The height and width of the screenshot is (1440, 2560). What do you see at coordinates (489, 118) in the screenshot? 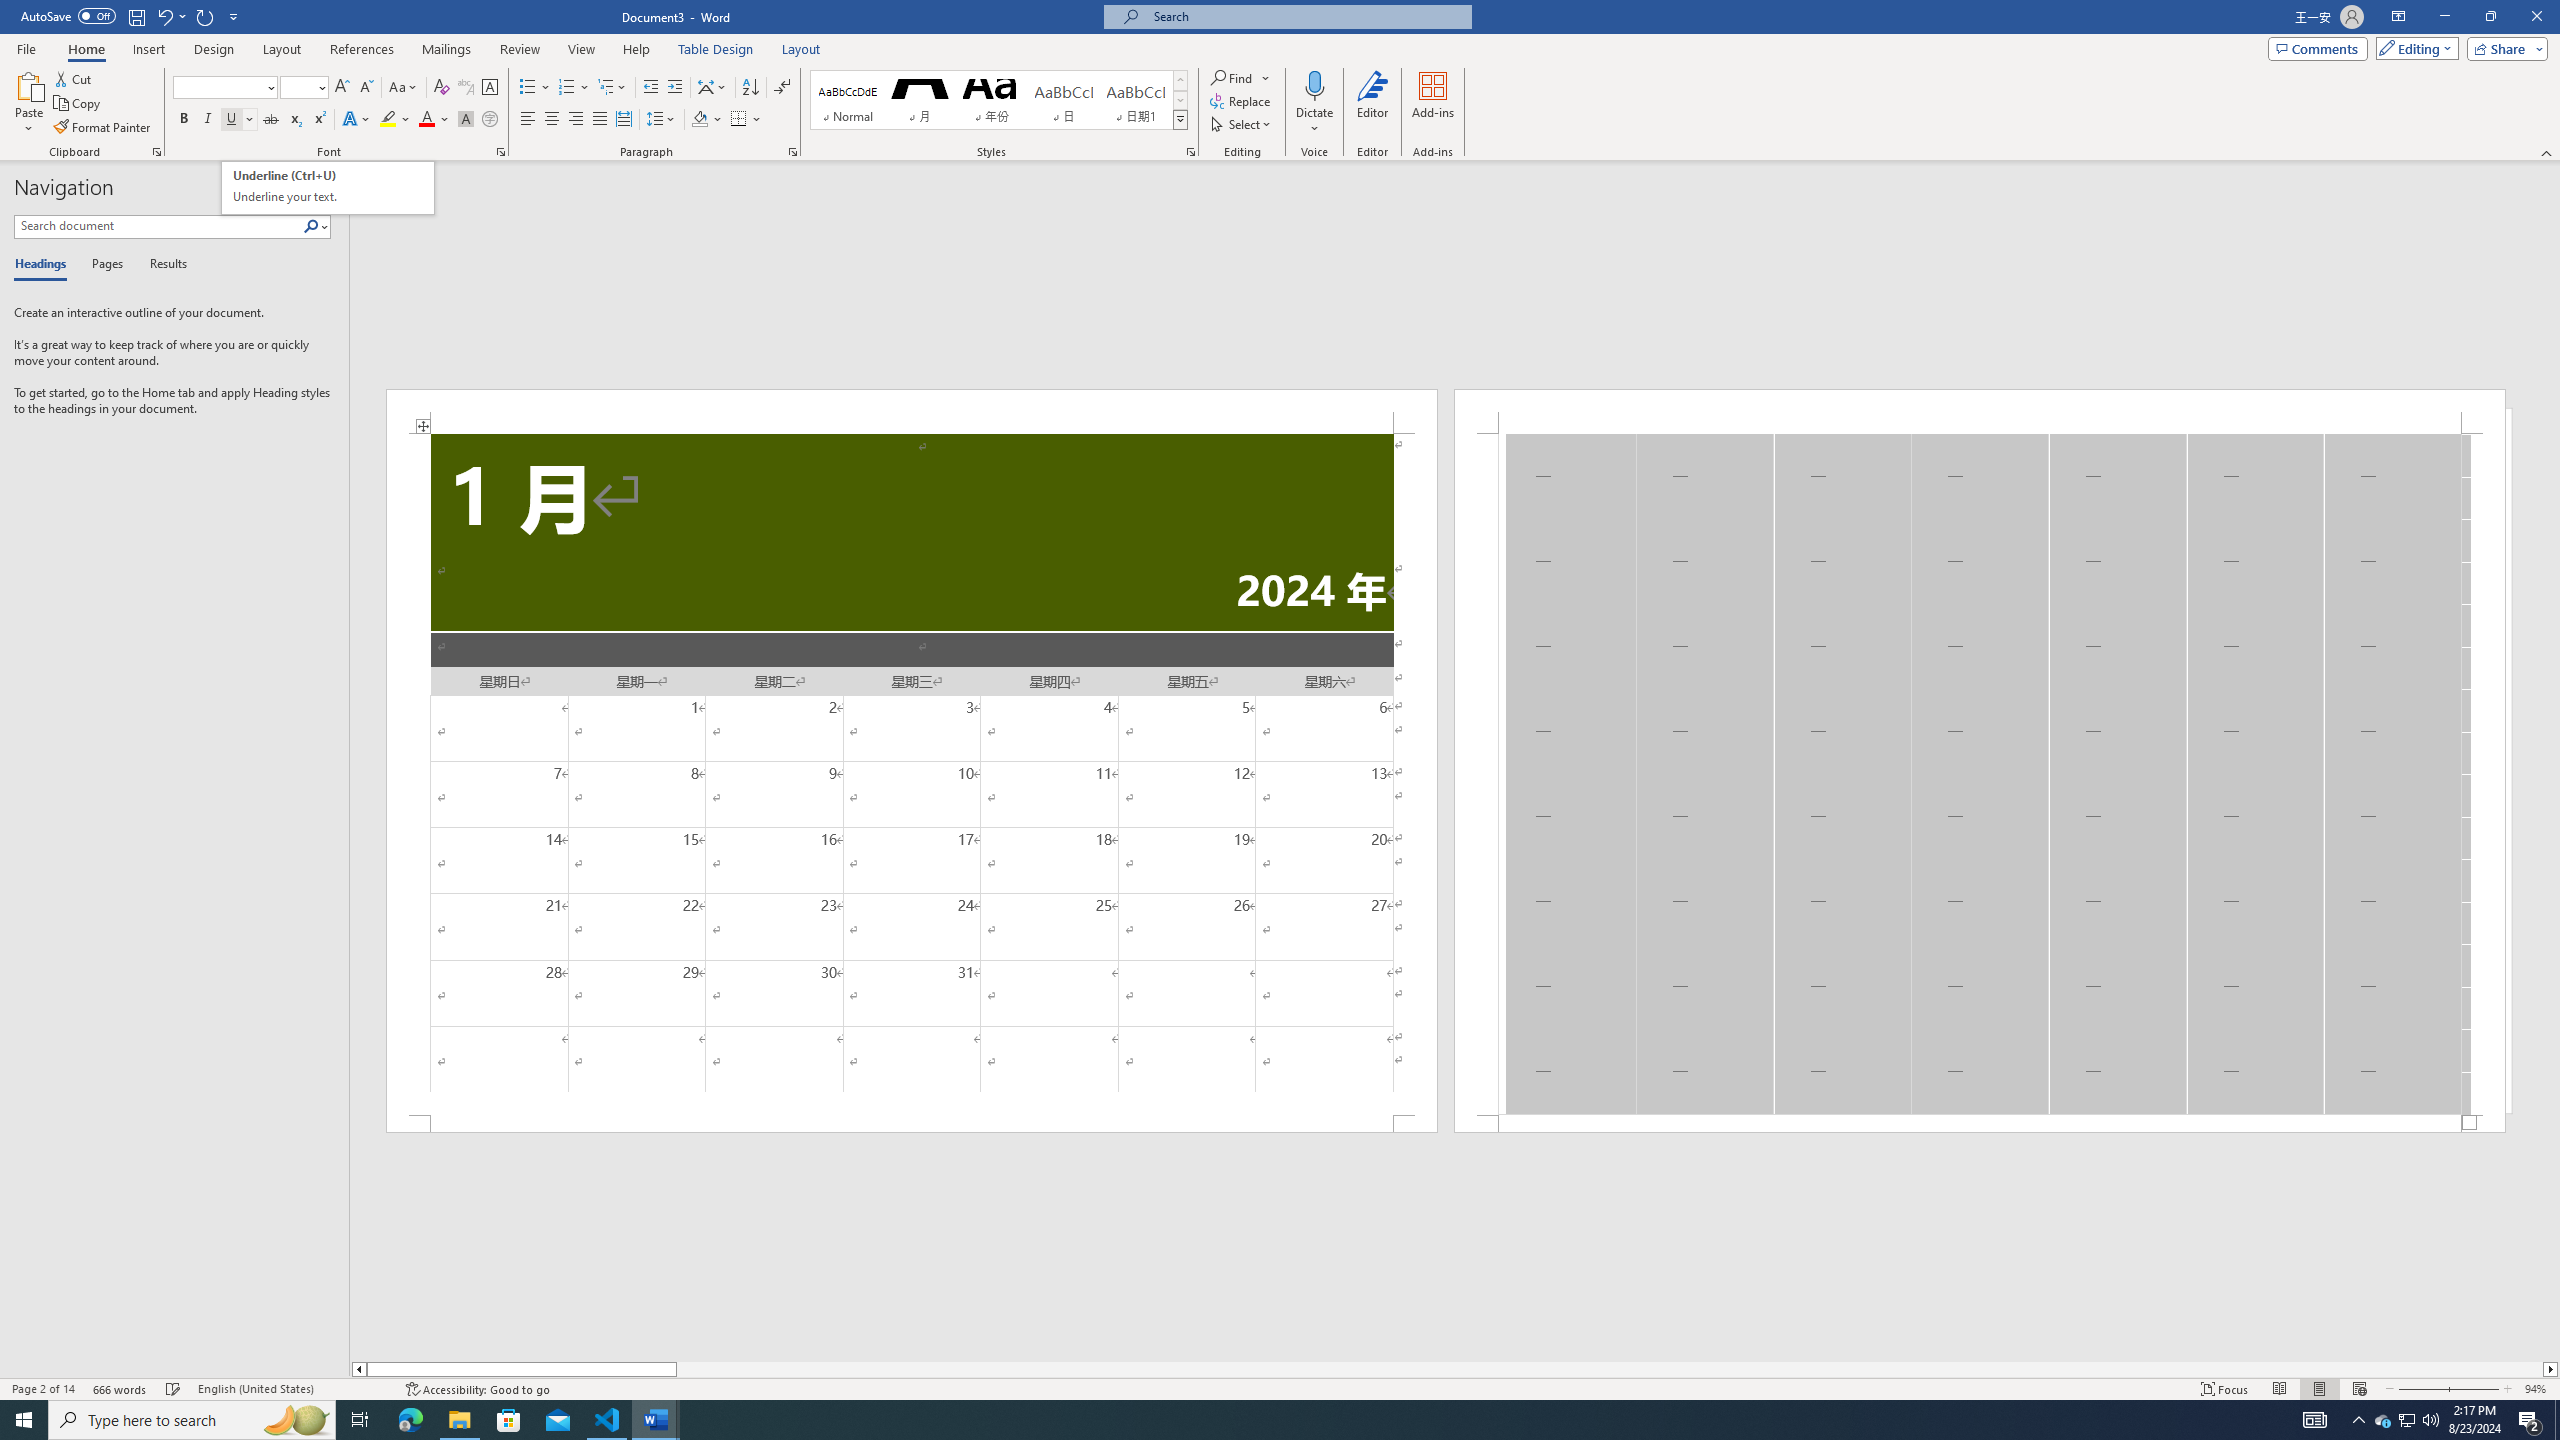
I see `'Enclose Characters...'` at bounding box center [489, 118].